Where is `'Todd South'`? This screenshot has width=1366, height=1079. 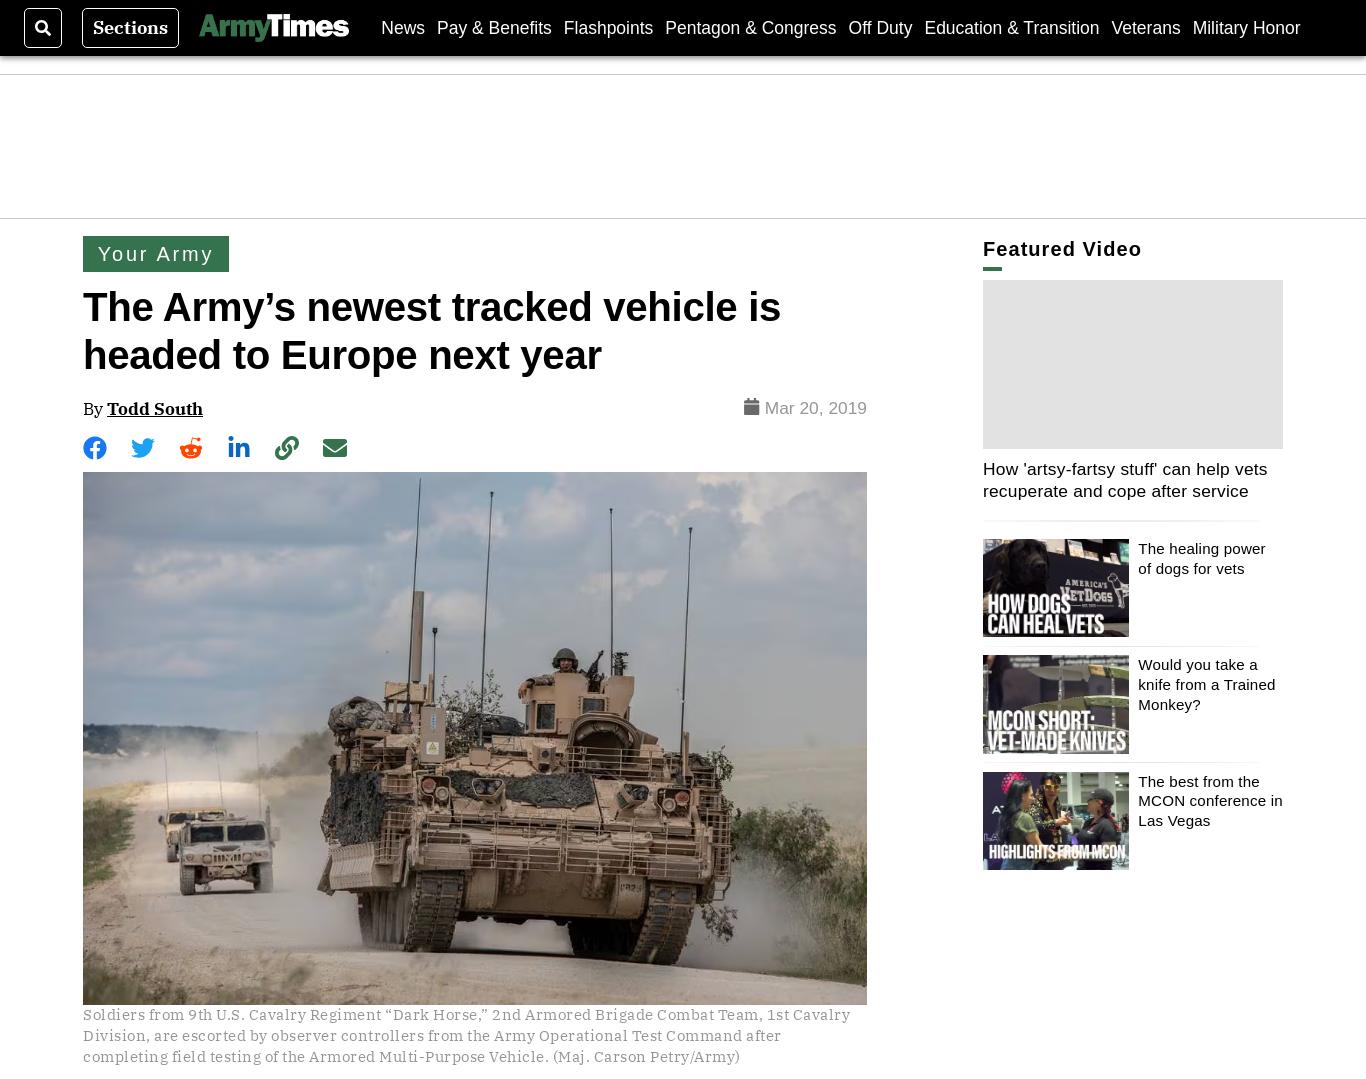
'Todd South' is located at coordinates (154, 406).